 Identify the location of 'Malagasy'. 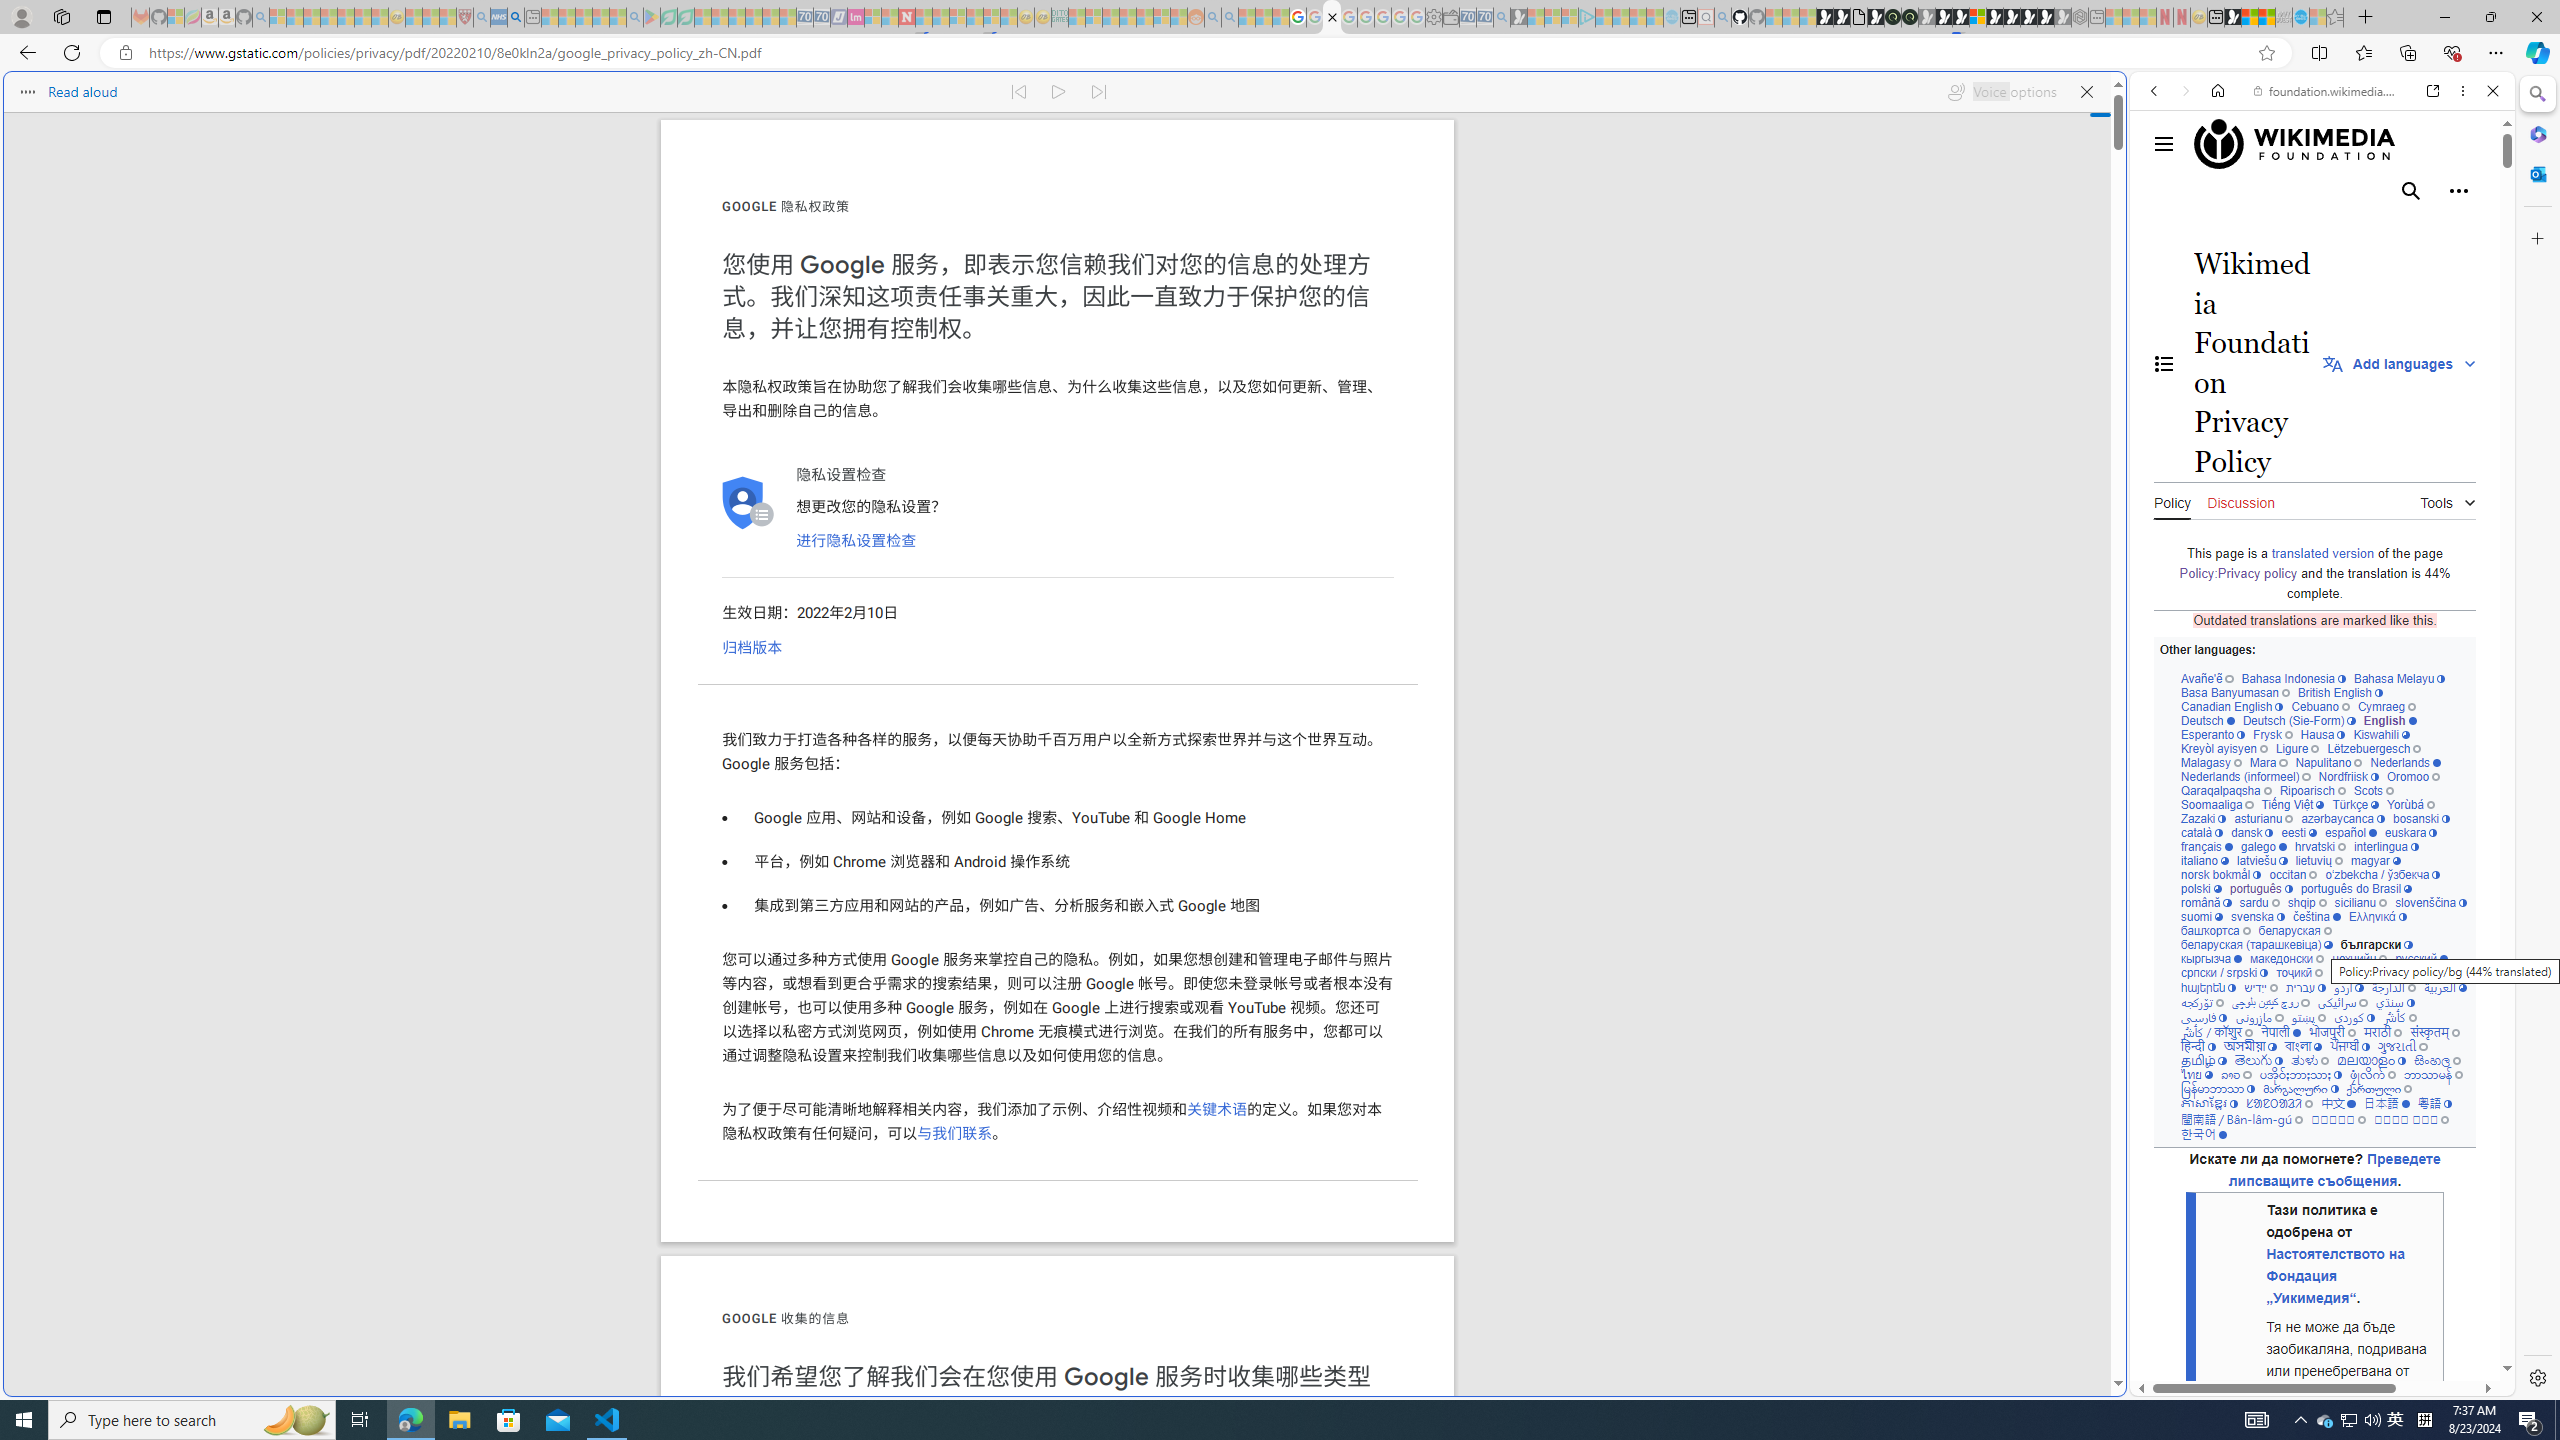
(2210, 762).